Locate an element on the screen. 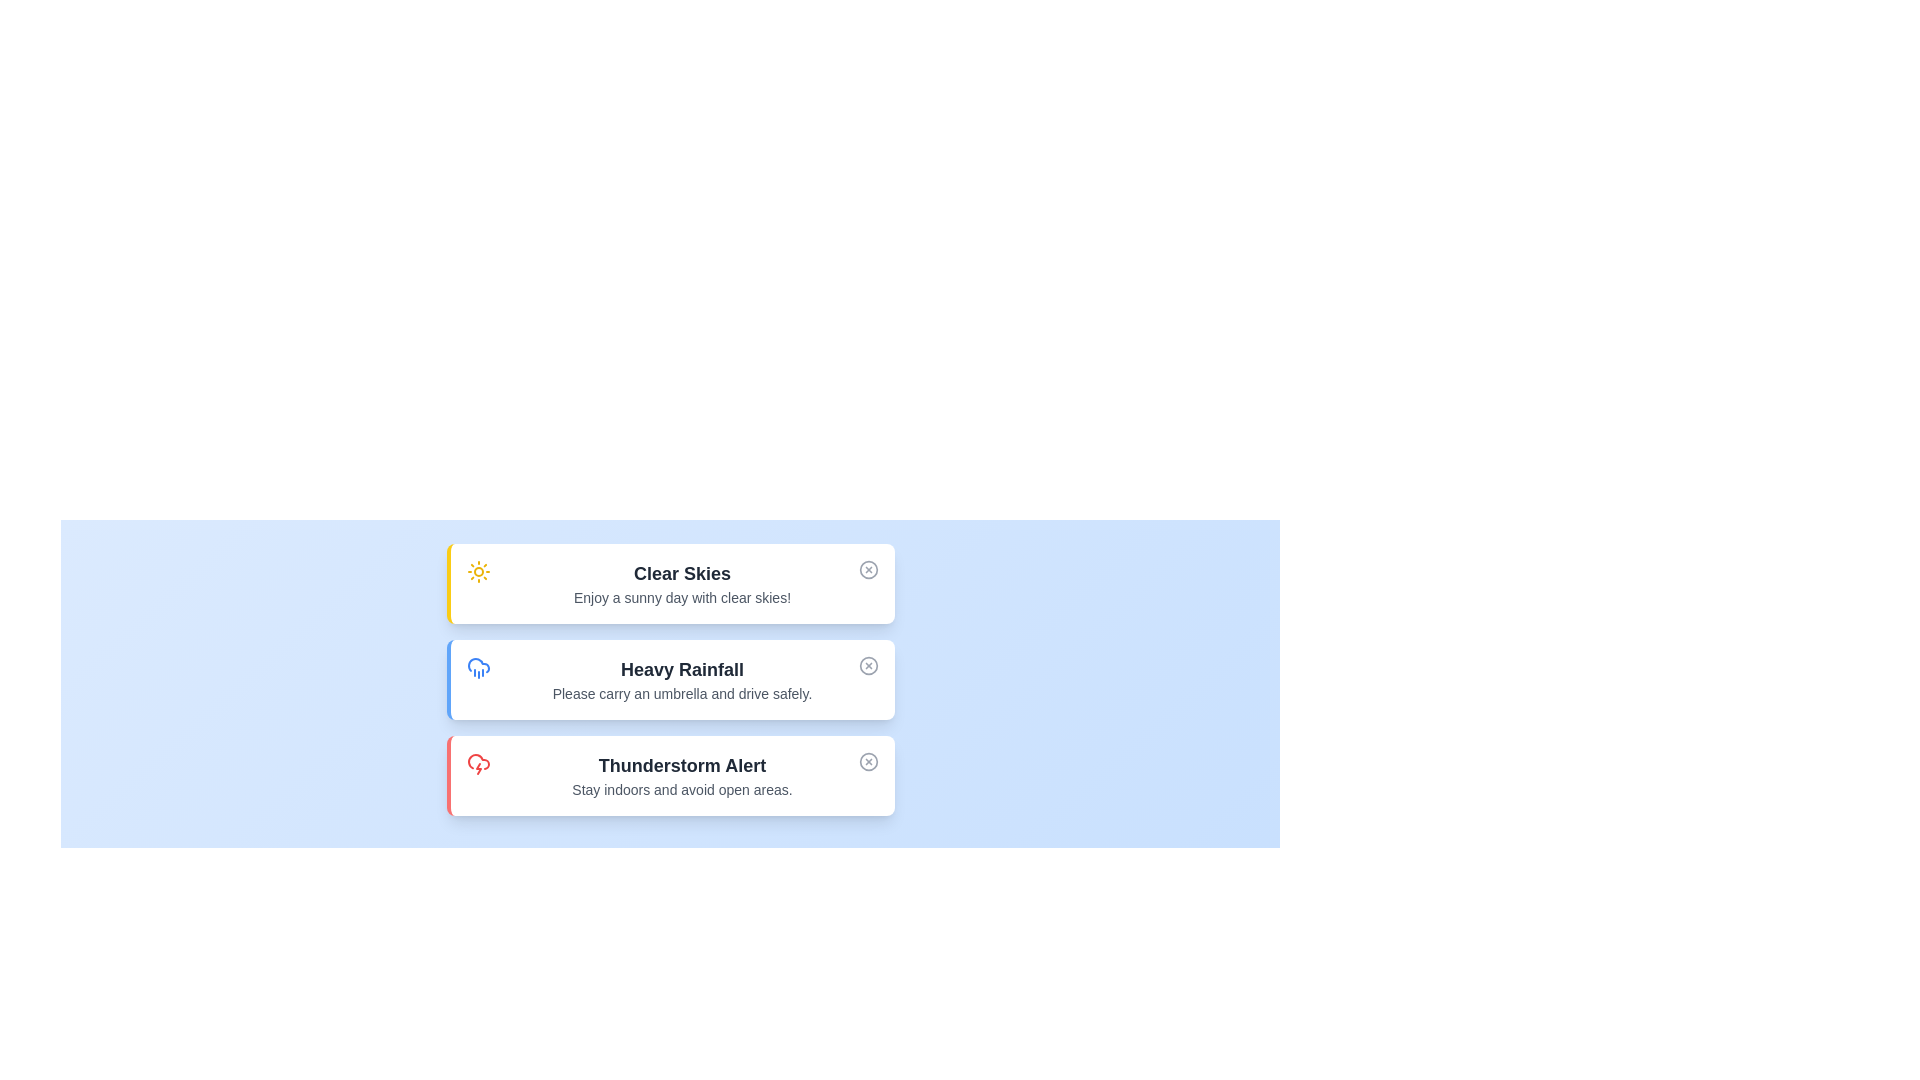 This screenshot has width=1920, height=1080. close button of the alert labeled Thunderstorm Alert is located at coordinates (868, 762).